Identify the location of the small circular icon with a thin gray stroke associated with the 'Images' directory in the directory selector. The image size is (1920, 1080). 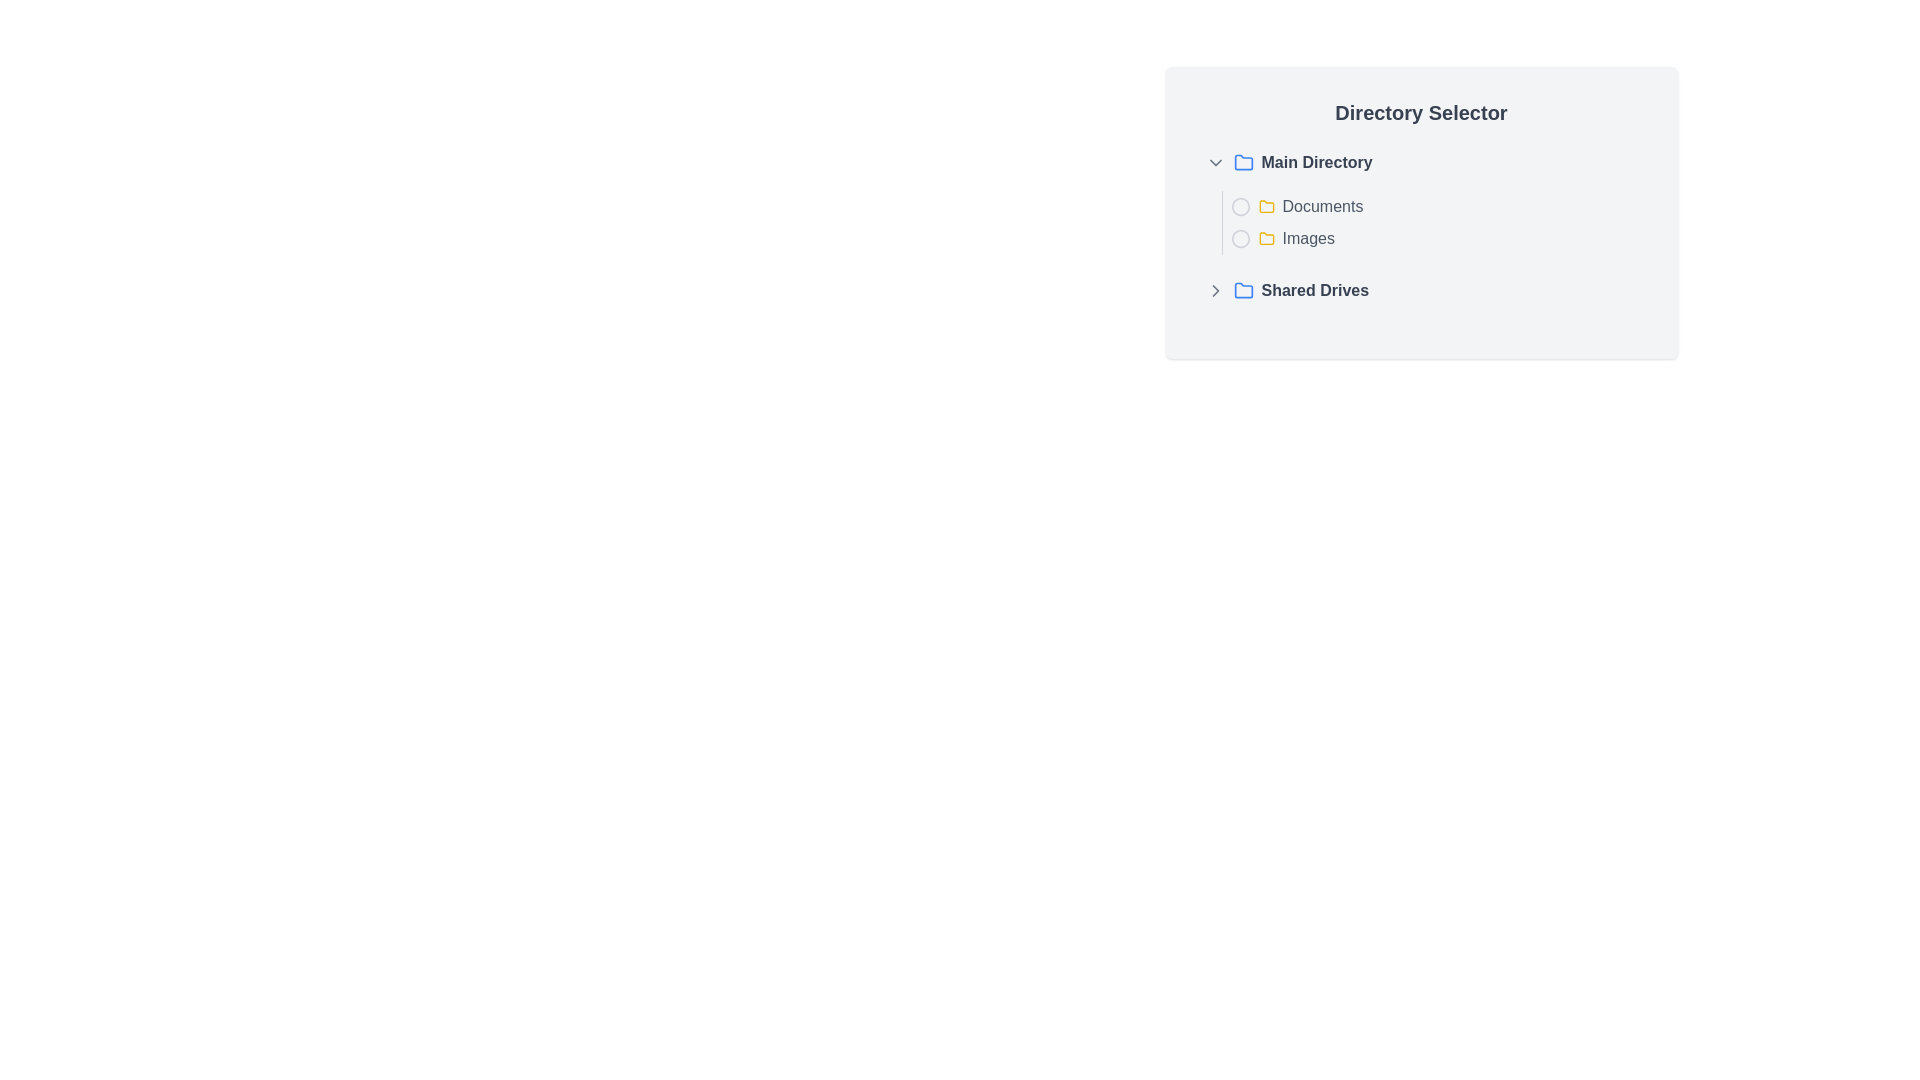
(1239, 238).